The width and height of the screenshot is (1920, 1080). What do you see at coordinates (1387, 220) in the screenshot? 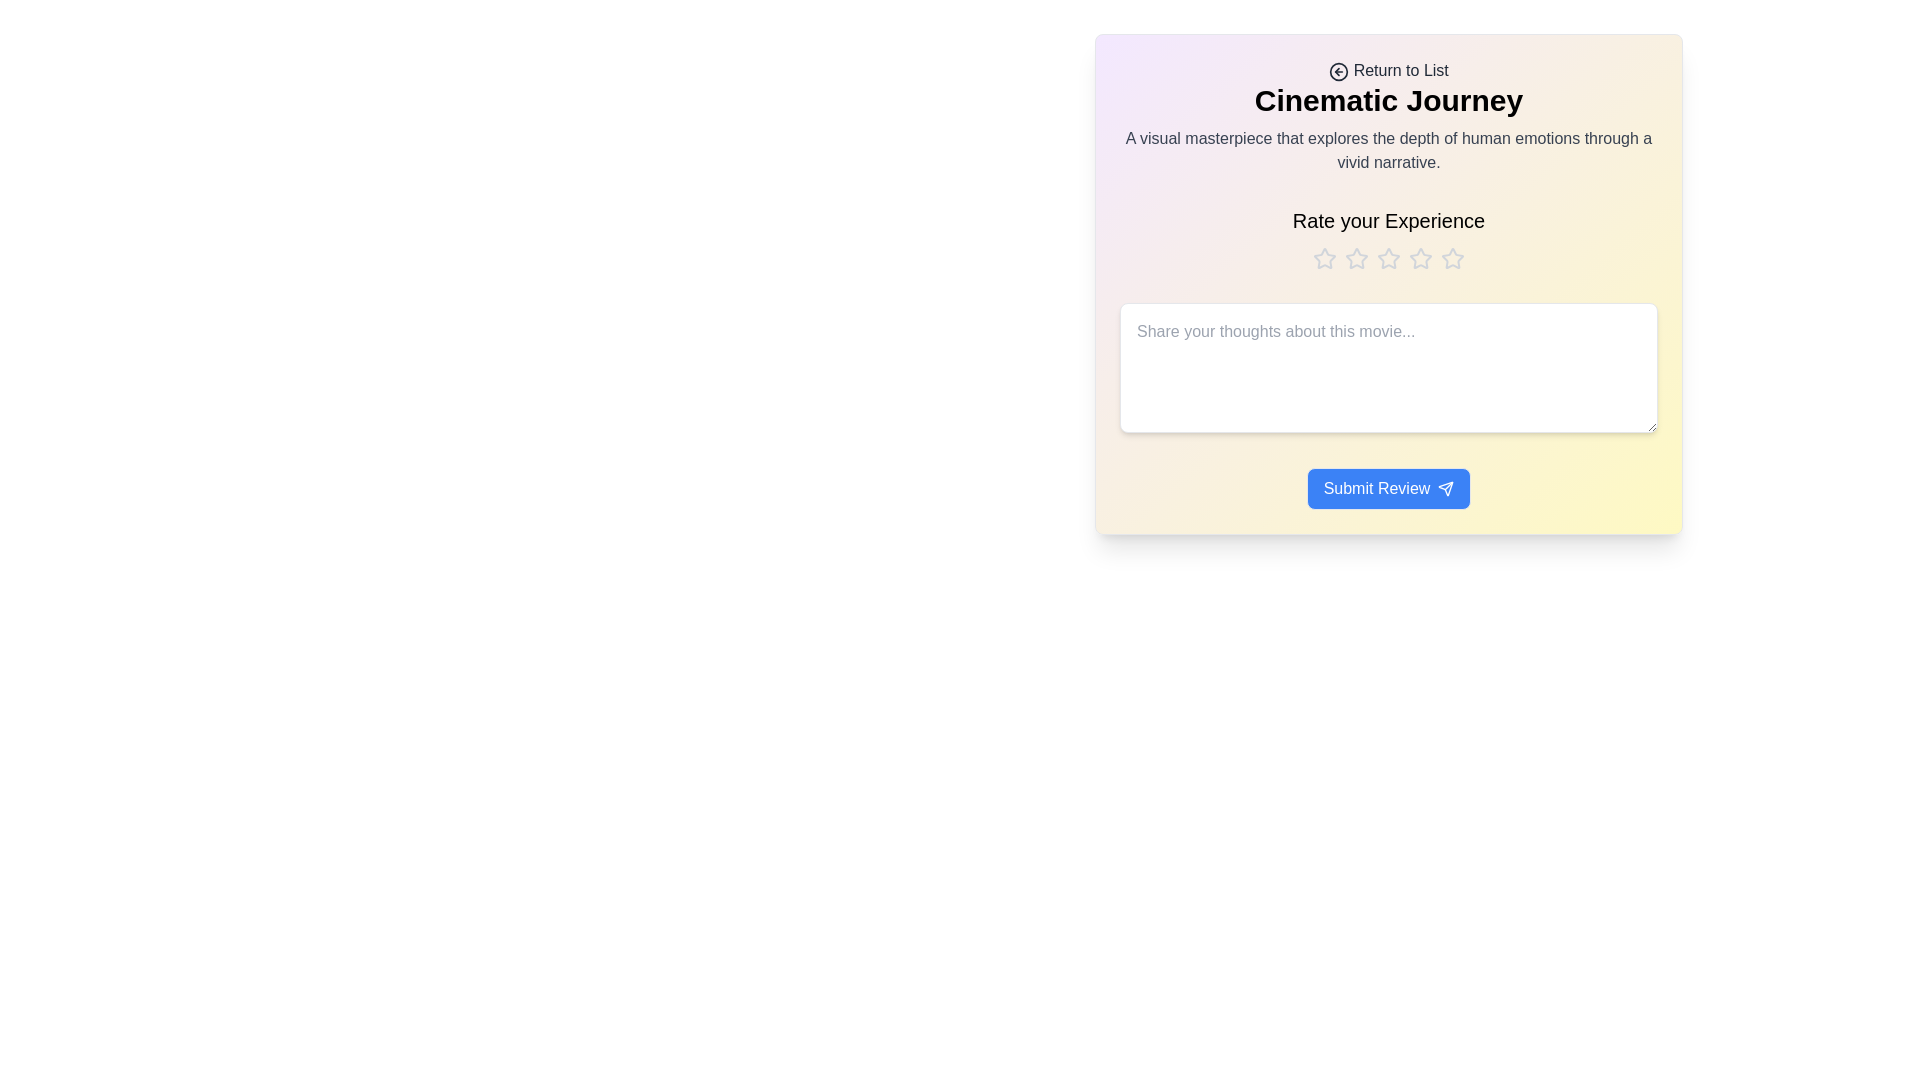
I see `the bold text label reading 'Rate your Experience', which is centrally positioned above the star rating interface` at bounding box center [1387, 220].